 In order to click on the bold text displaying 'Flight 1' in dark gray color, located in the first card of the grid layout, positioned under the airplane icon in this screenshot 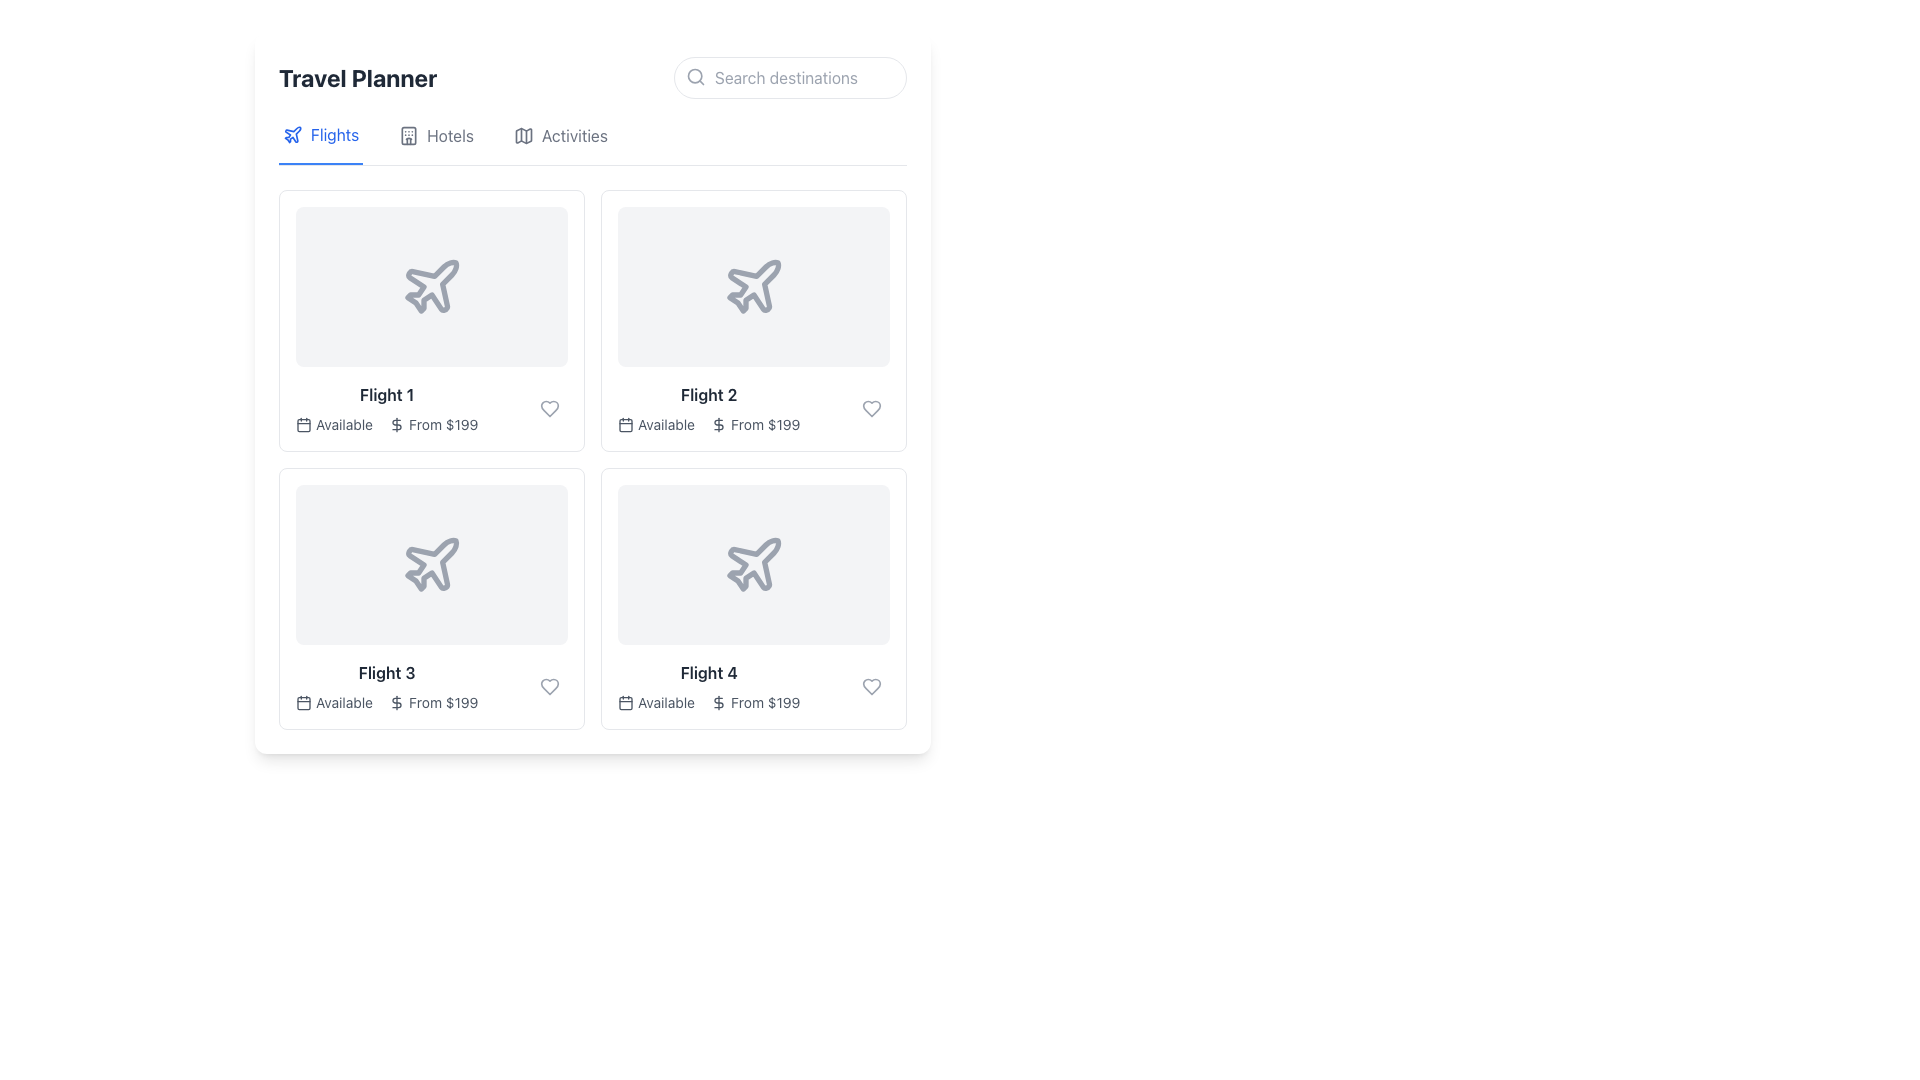, I will do `click(387, 394)`.